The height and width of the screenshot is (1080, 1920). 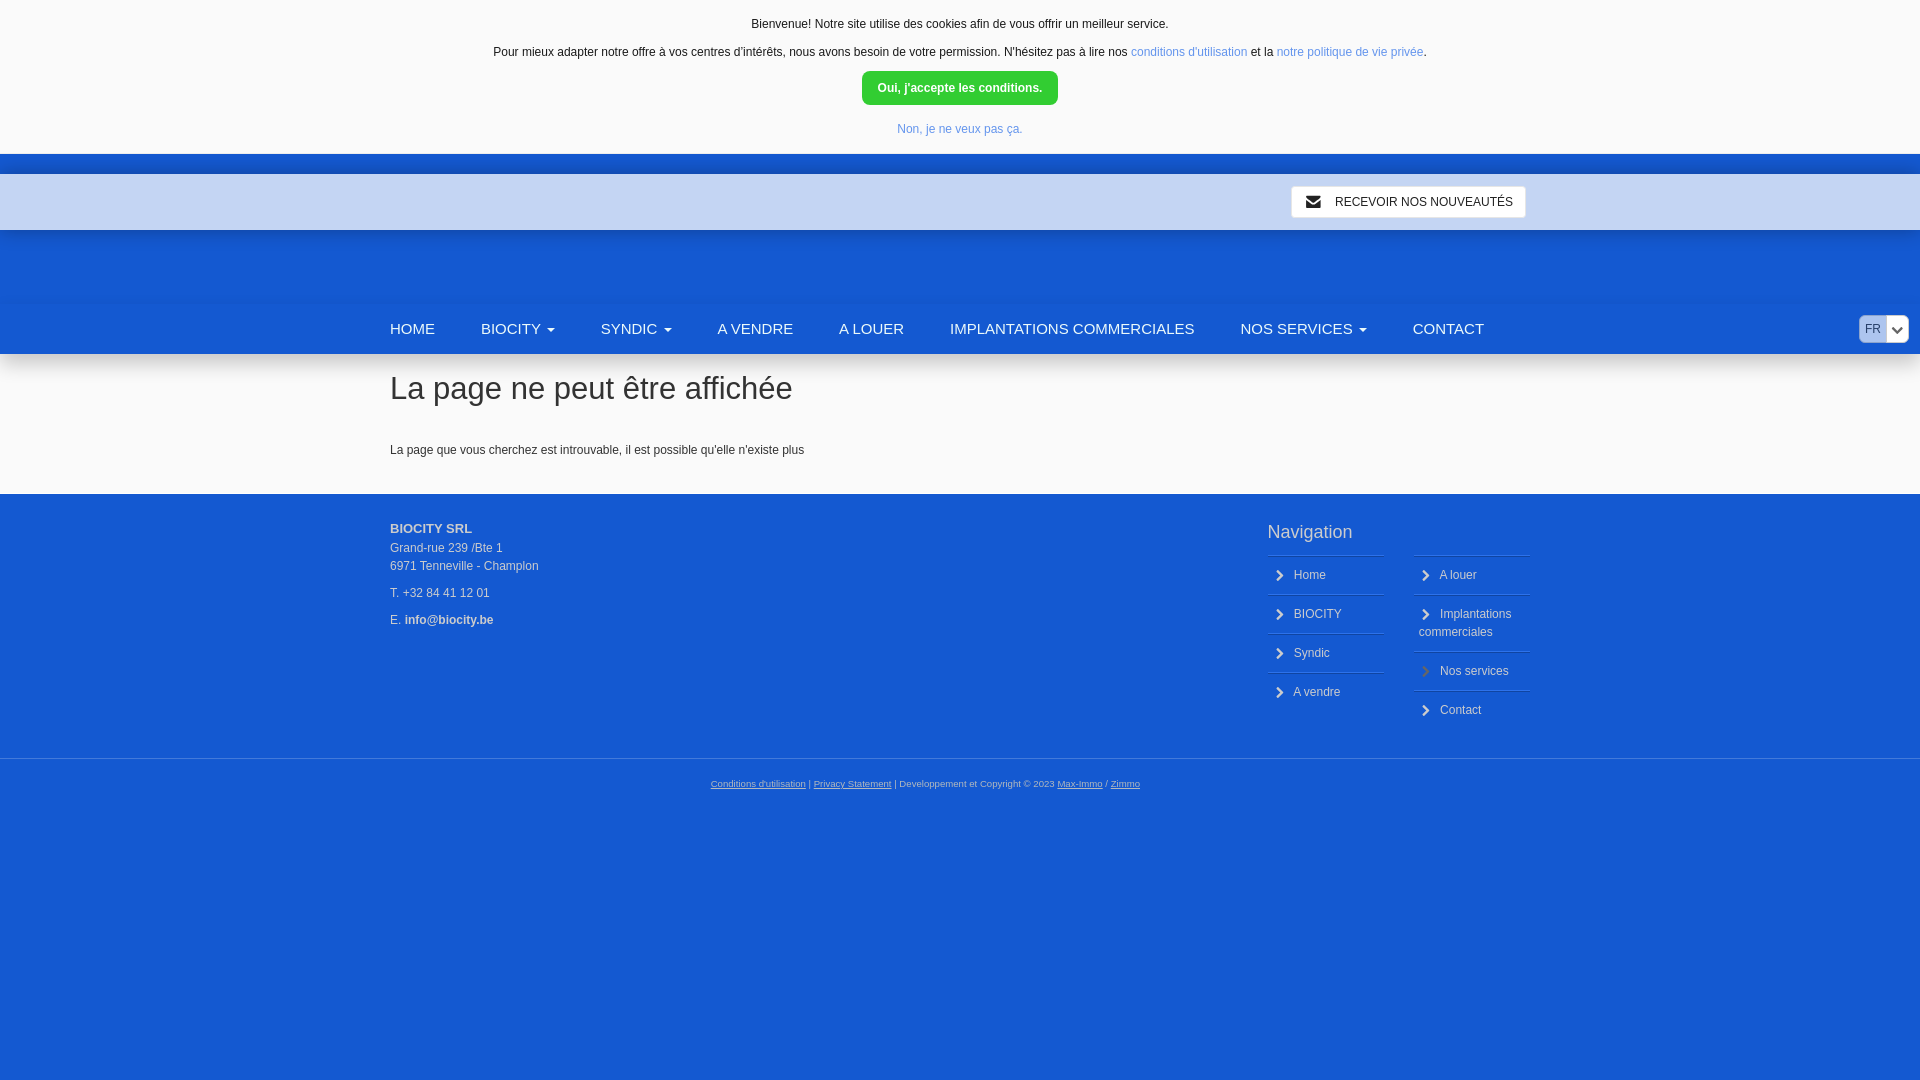 I want to click on 'NOS SERVICES', so click(x=1325, y=327).